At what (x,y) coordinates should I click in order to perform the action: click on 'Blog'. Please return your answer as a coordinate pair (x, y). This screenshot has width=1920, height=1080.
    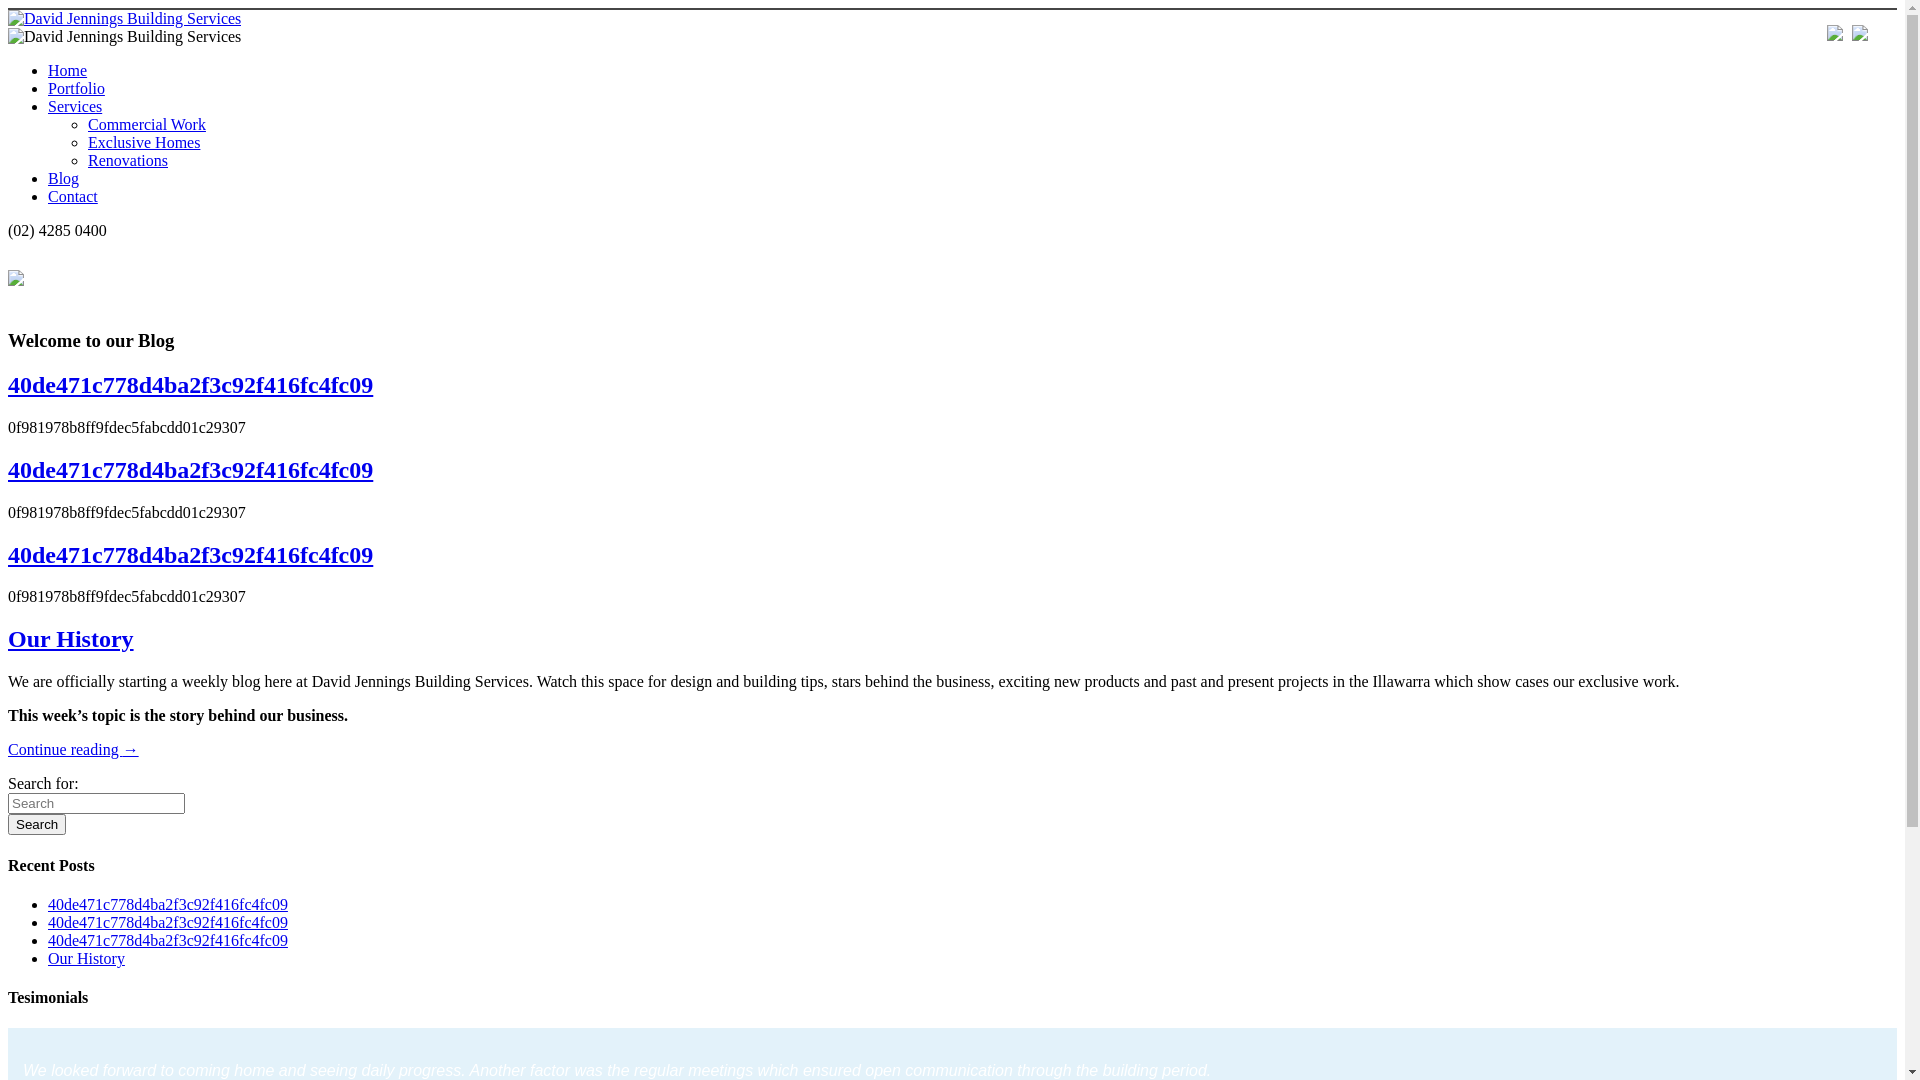
    Looking at the image, I should click on (63, 177).